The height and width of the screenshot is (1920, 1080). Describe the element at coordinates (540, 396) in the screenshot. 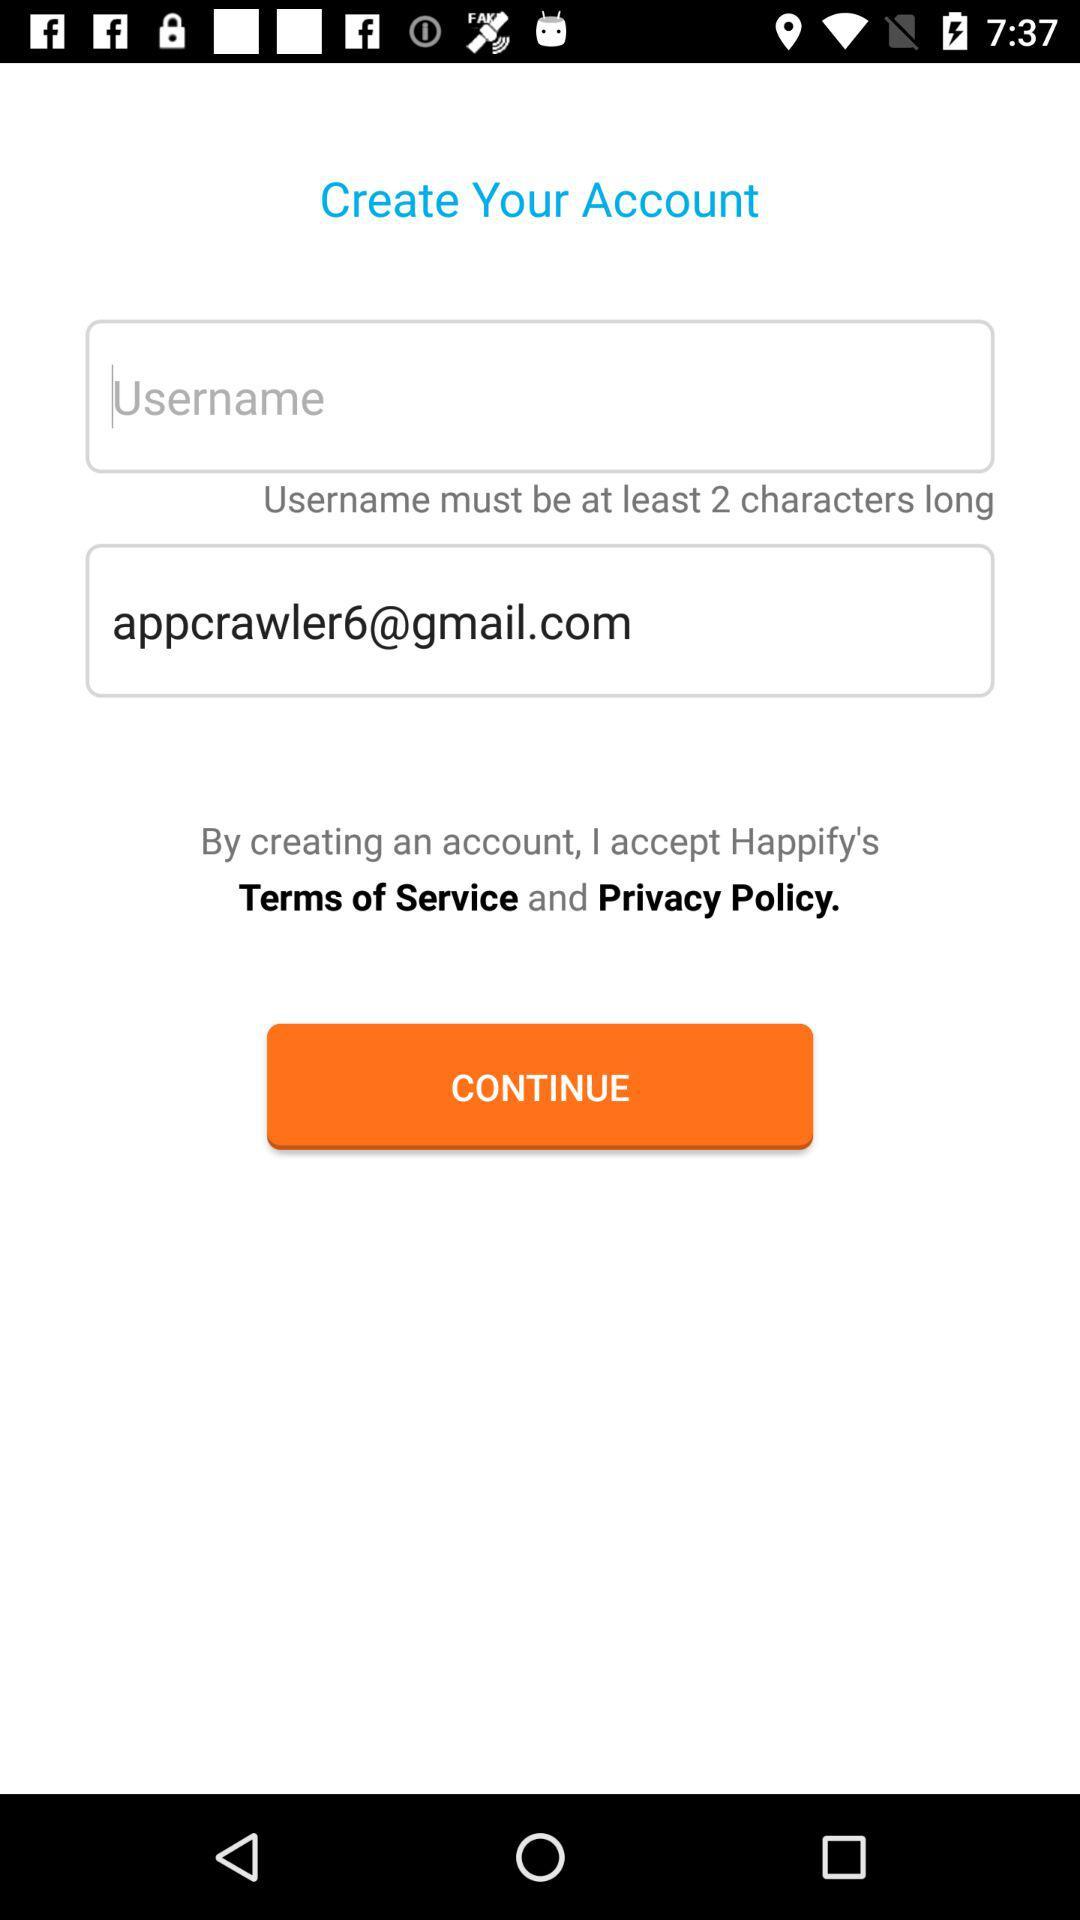

I see `username` at that location.